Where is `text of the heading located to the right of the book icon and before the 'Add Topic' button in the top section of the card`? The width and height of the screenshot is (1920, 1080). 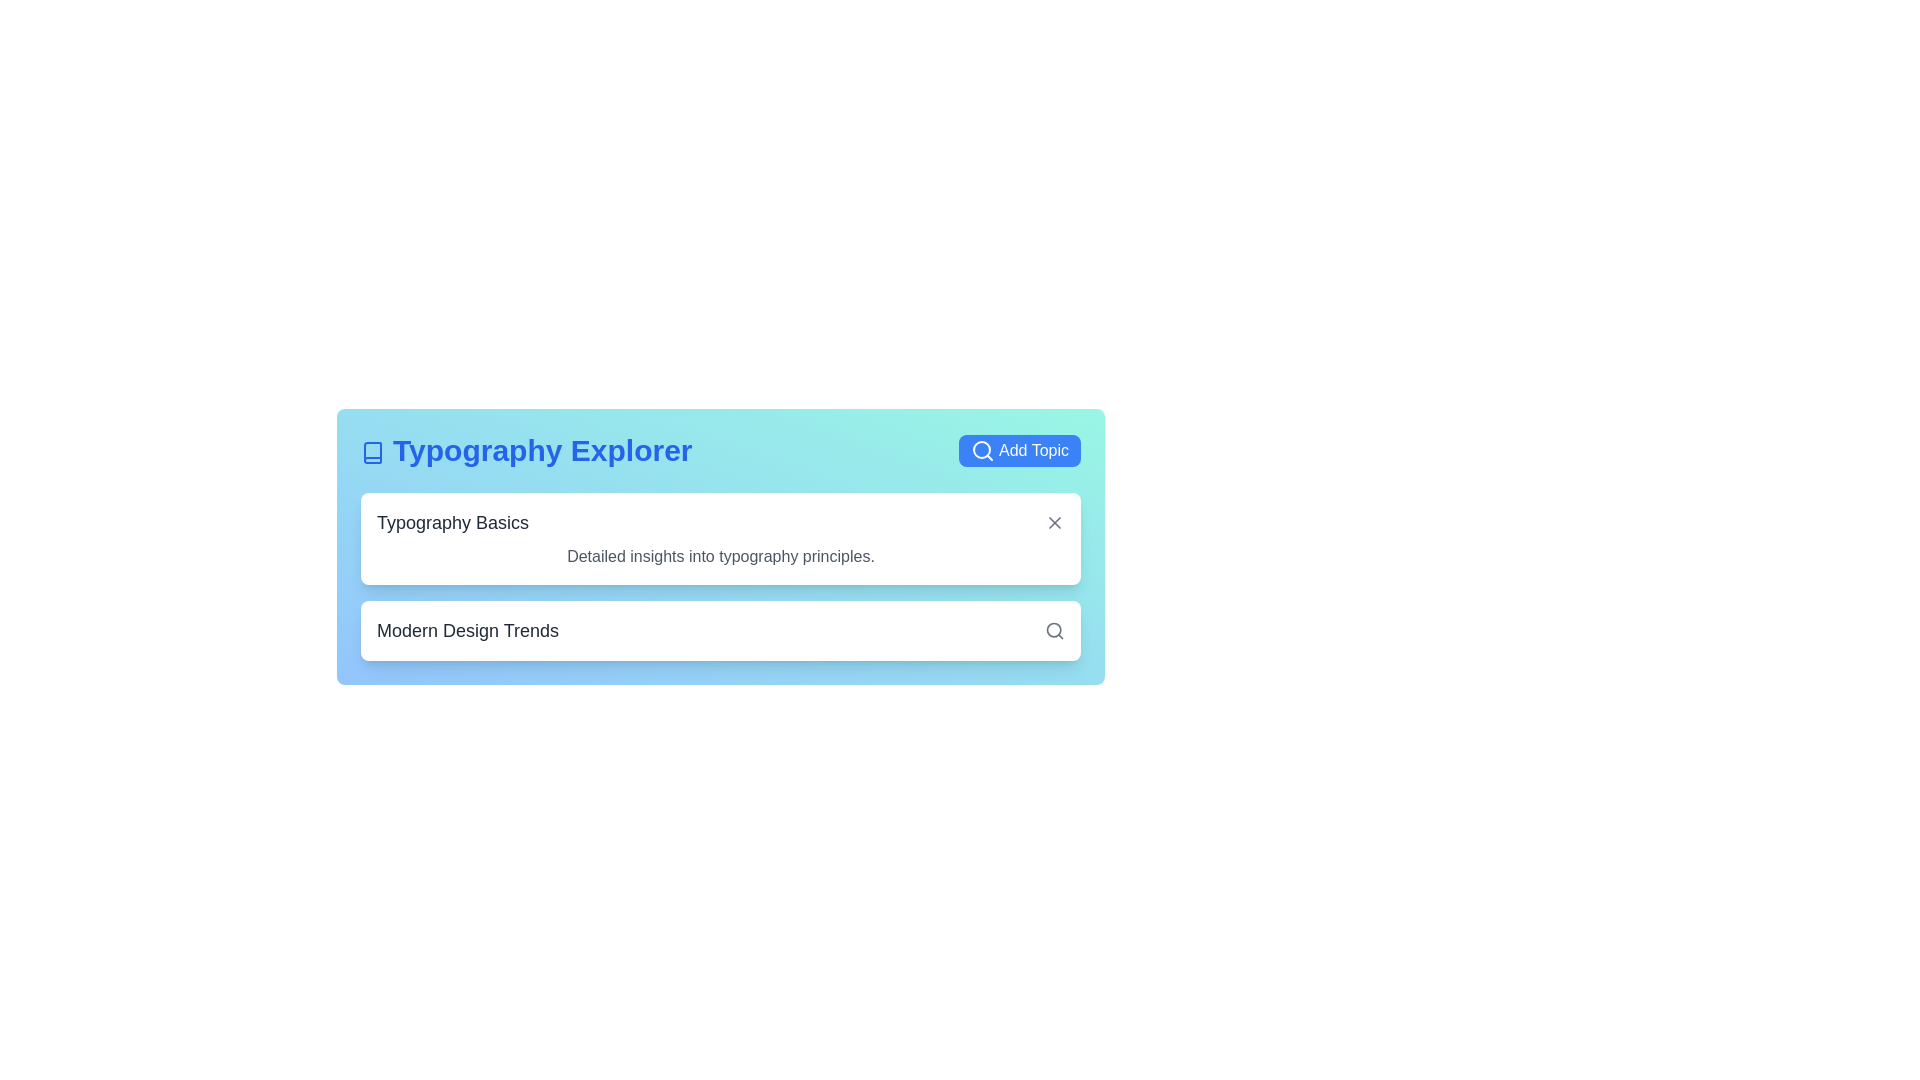
text of the heading located to the right of the book icon and before the 'Add Topic' button in the top section of the card is located at coordinates (526, 451).